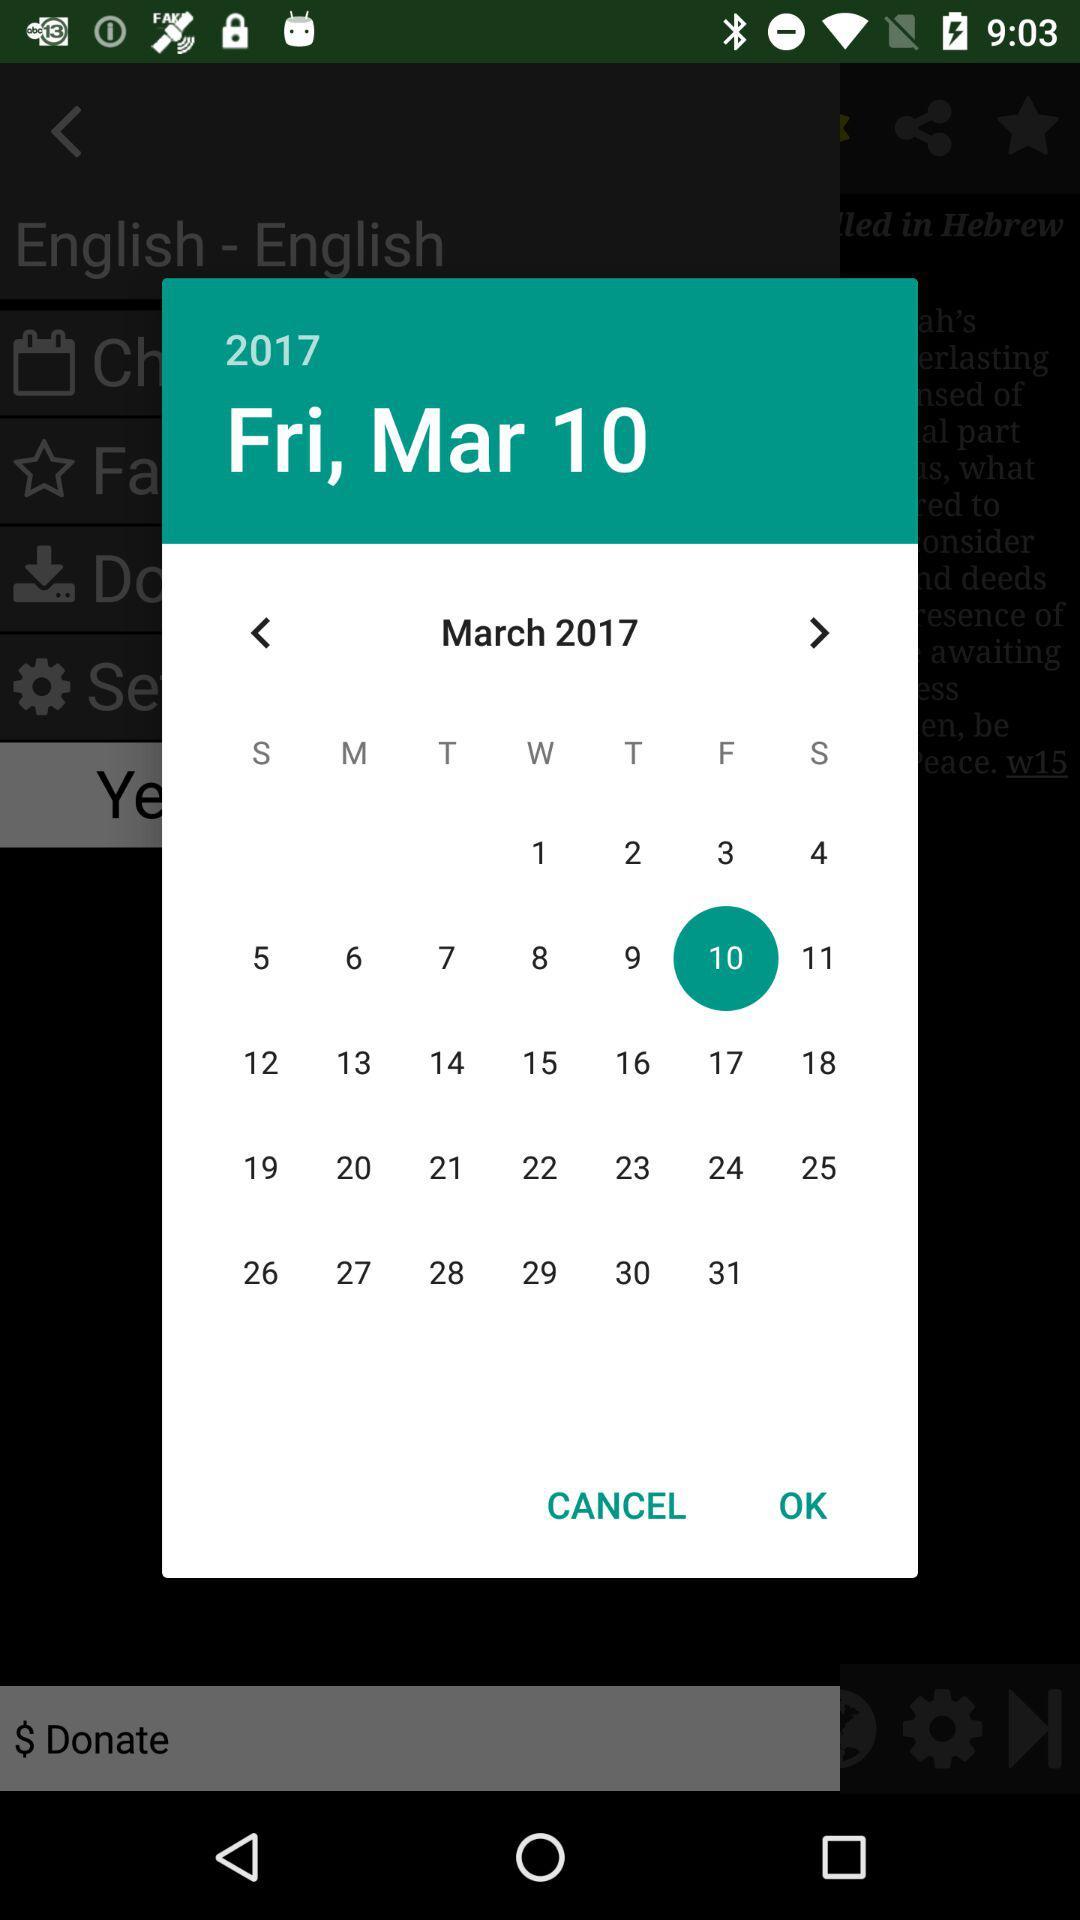 The width and height of the screenshot is (1080, 1920). Describe the element at coordinates (260, 632) in the screenshot. I see `app below the fri, mar 10 item` at that location.